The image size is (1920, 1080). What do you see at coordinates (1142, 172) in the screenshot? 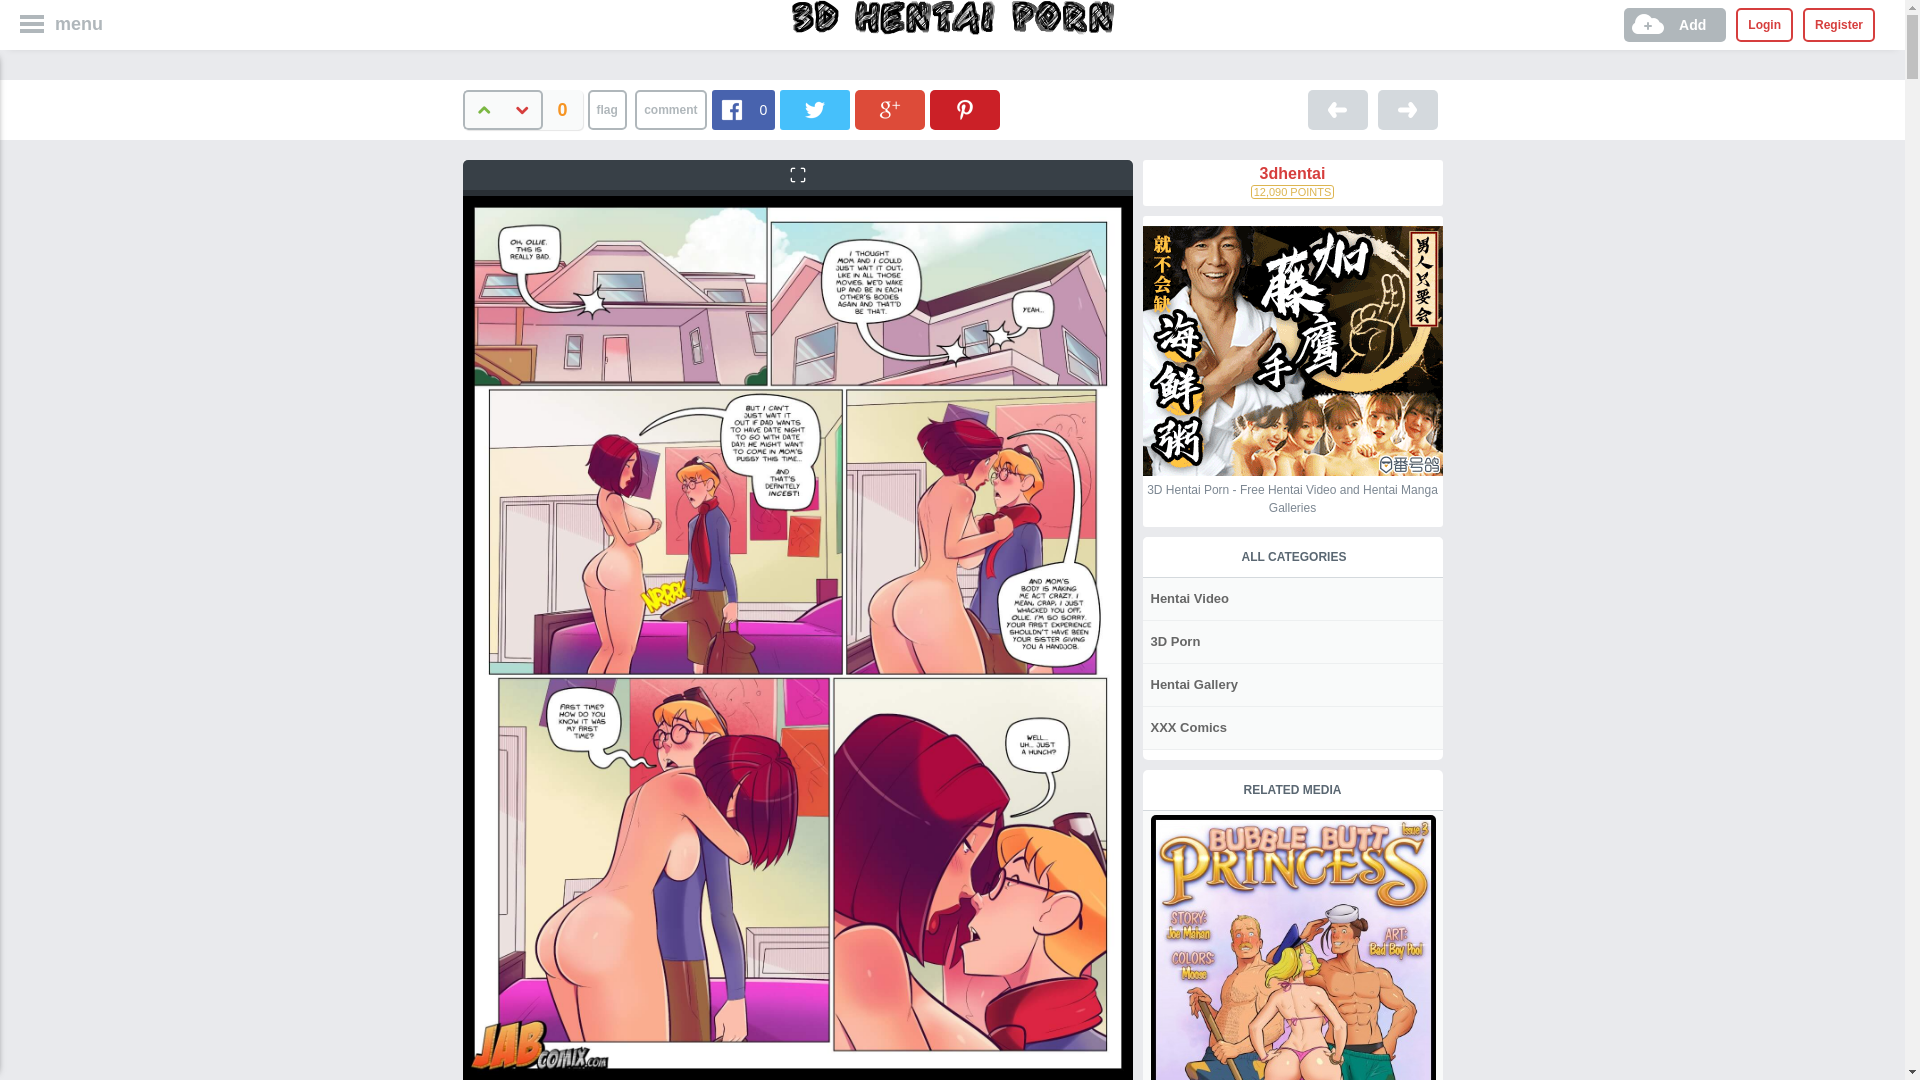
I see `'3dhentai'` at bounding box center [1142, 172].